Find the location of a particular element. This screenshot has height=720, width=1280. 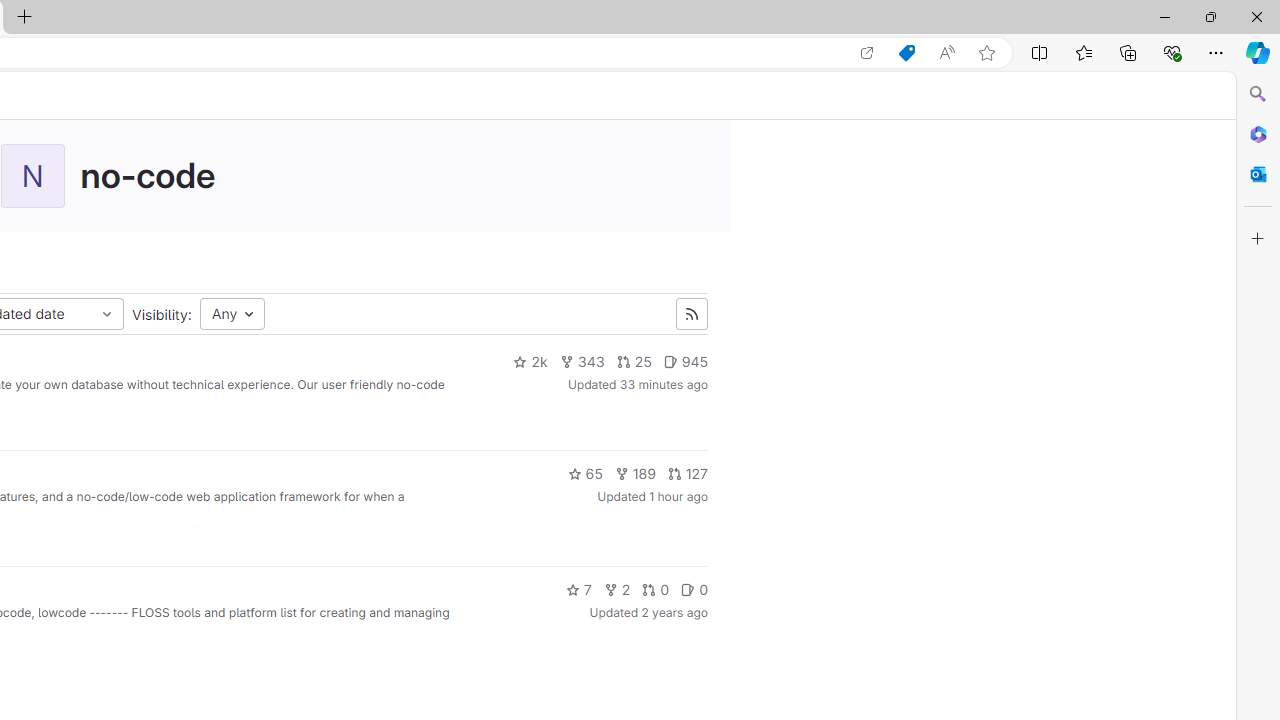

'2k' is located at coordinates (530, 362).